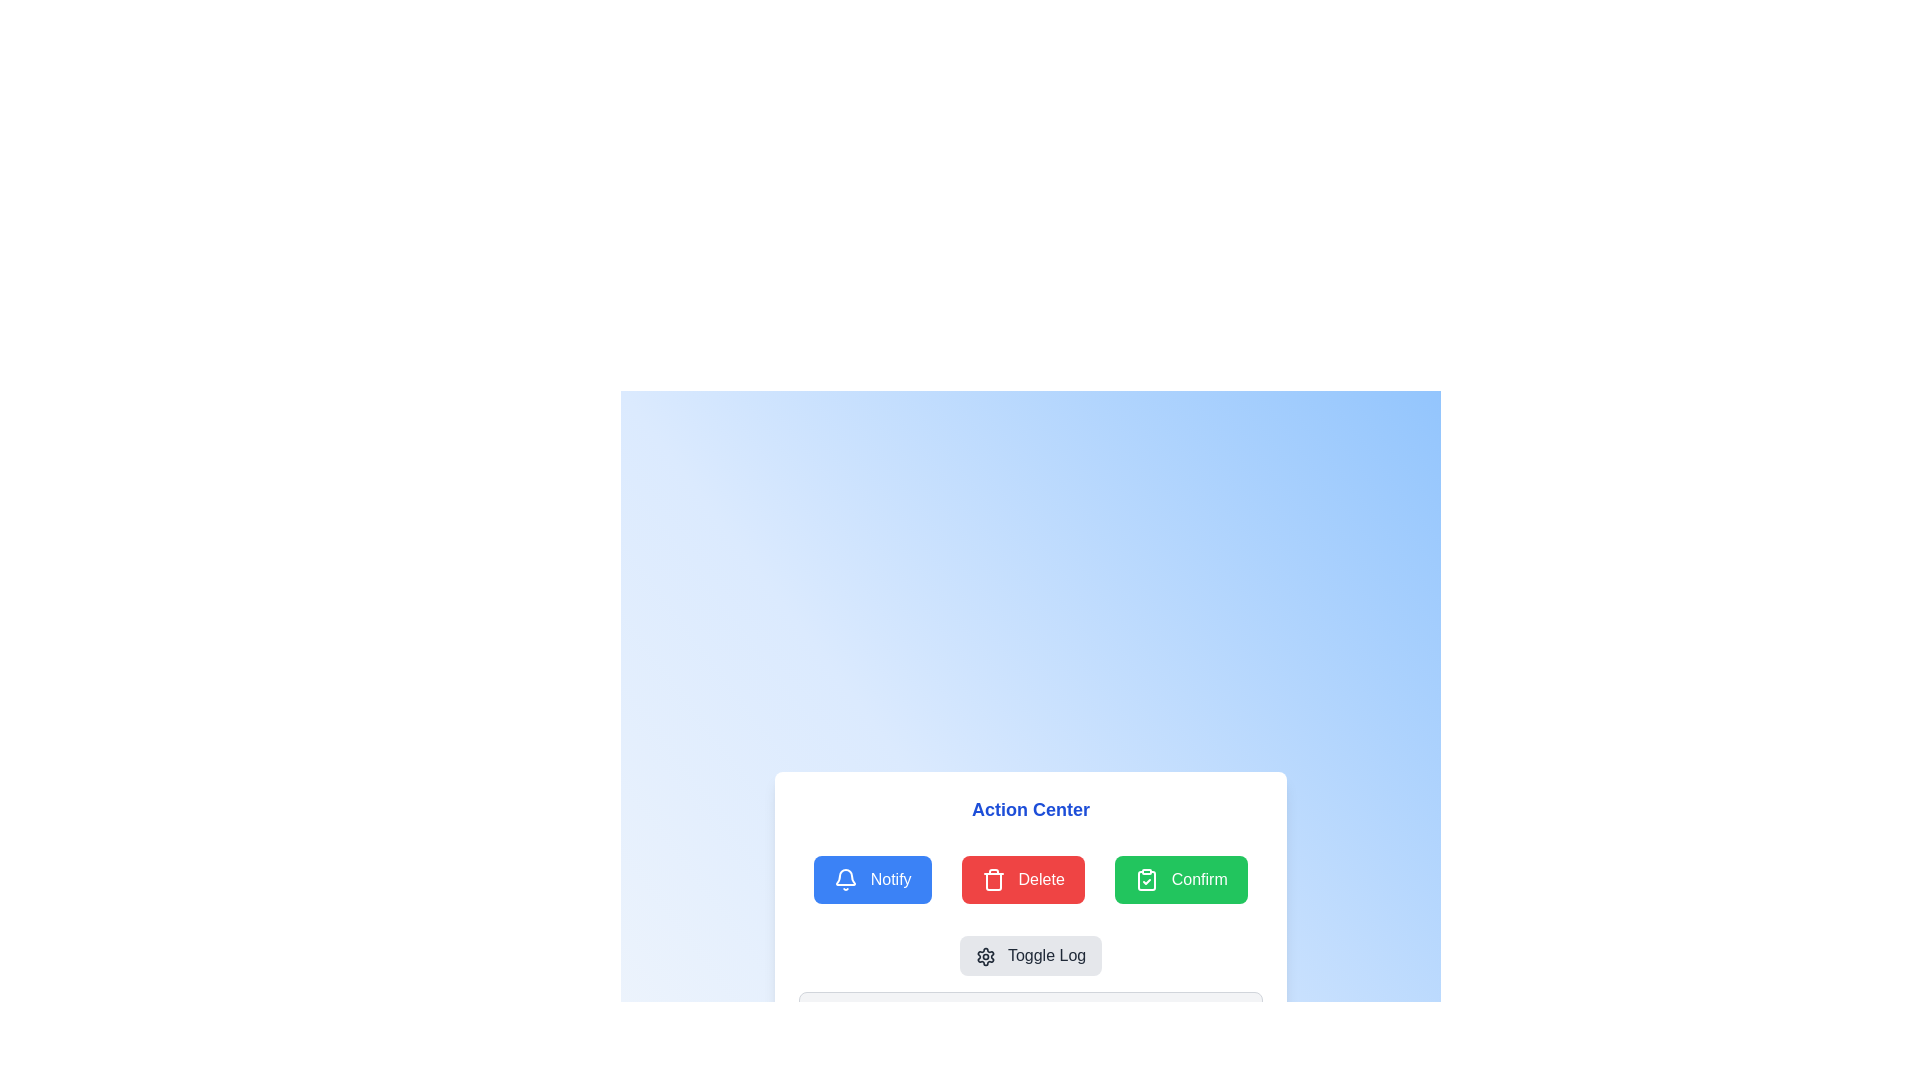  I want to click on the clipboard icon with a checkmark overlay, which is located inside the green 'Confirm' button at the right end of the button row under the 'Action Center' title, so click(1147, 879).